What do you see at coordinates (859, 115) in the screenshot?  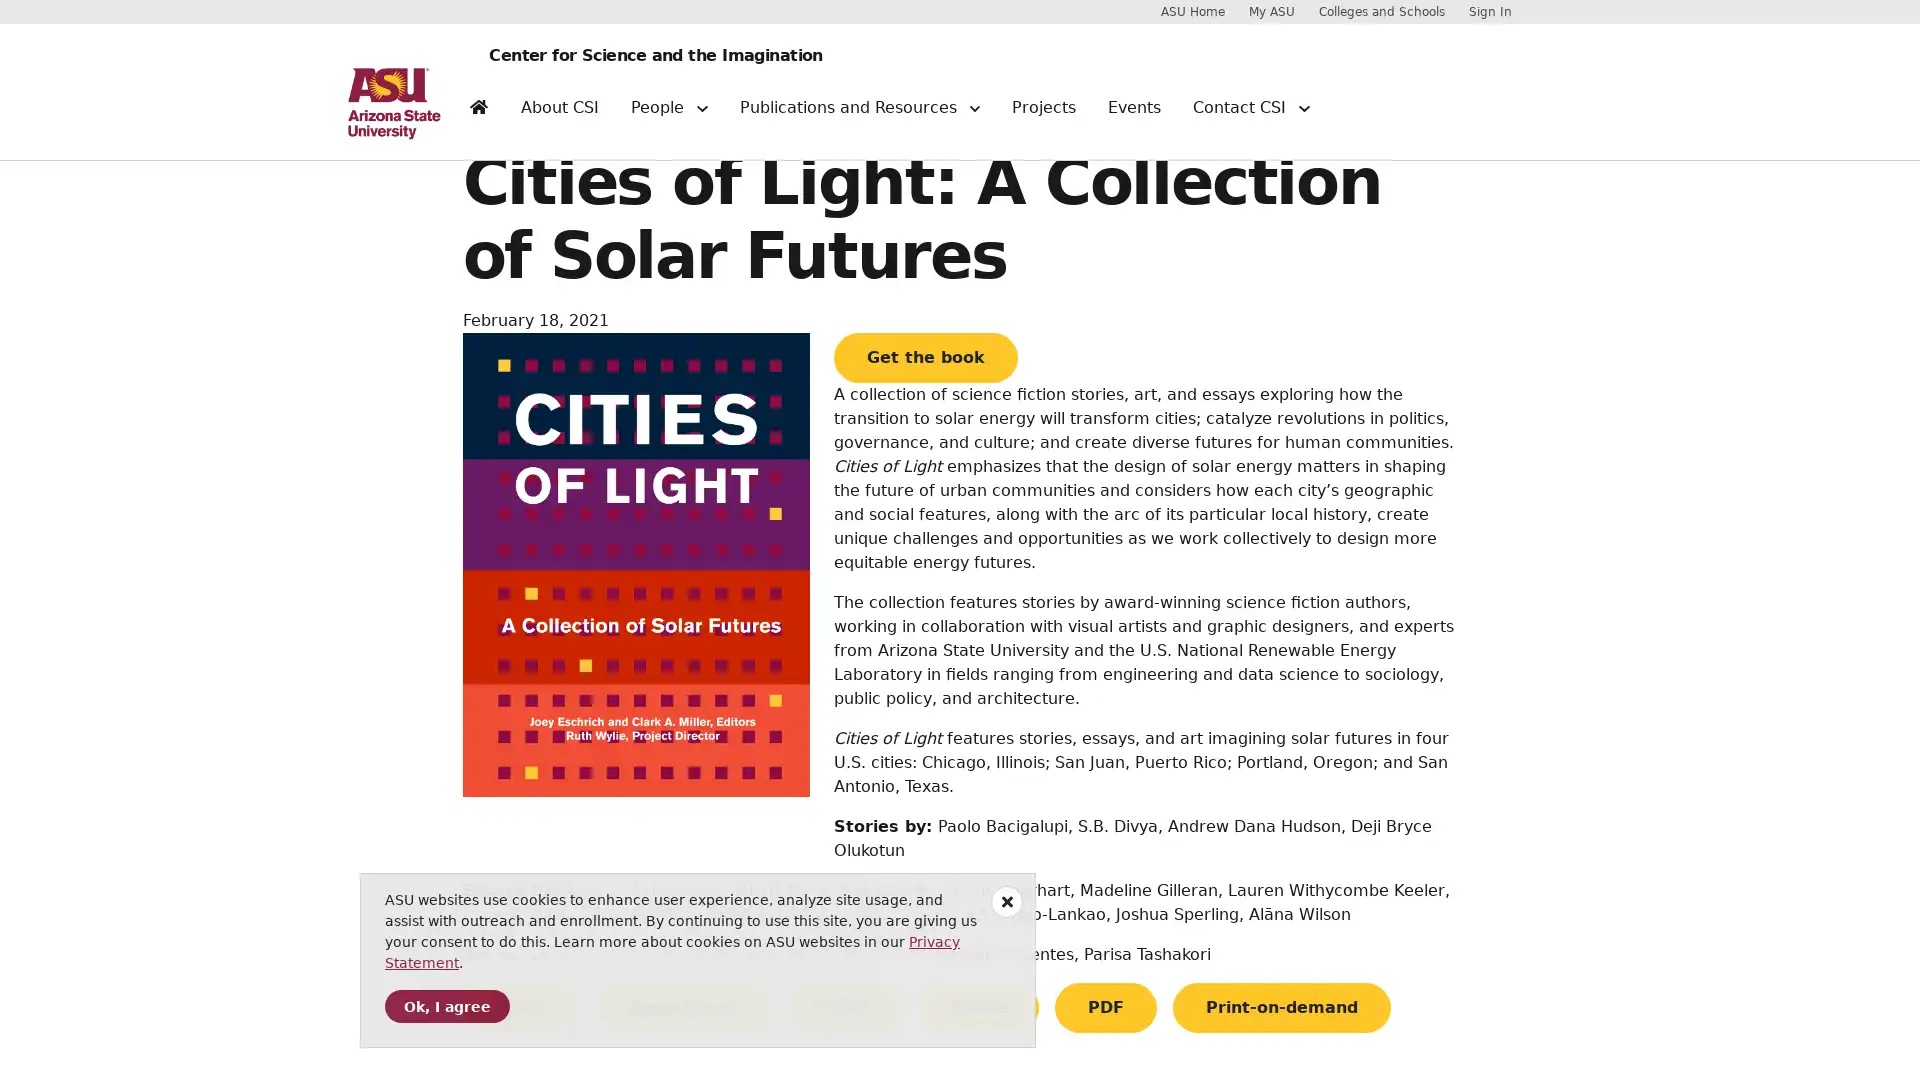 I see `Publications and Resources` at bounding box center [859, 115].